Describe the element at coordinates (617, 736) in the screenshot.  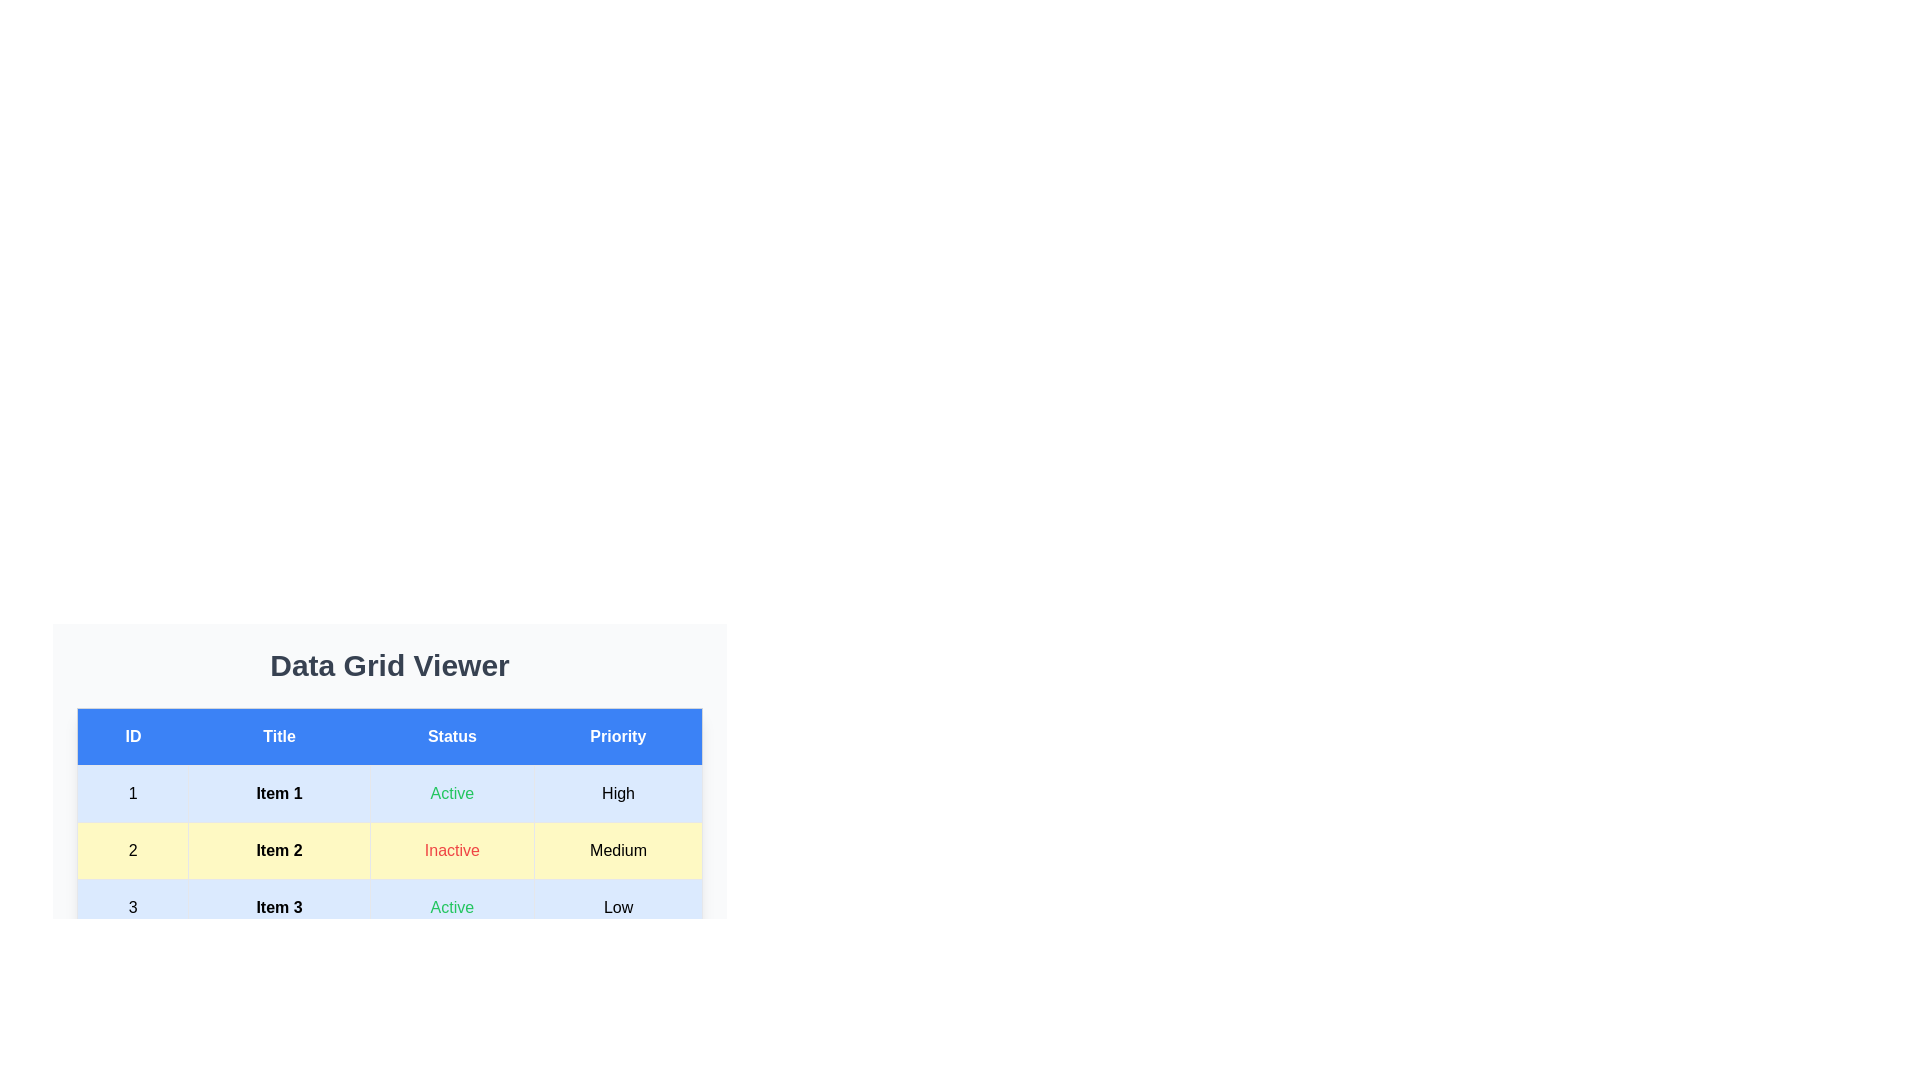
I see `the column header Priority to sort the table by that column` at that location.